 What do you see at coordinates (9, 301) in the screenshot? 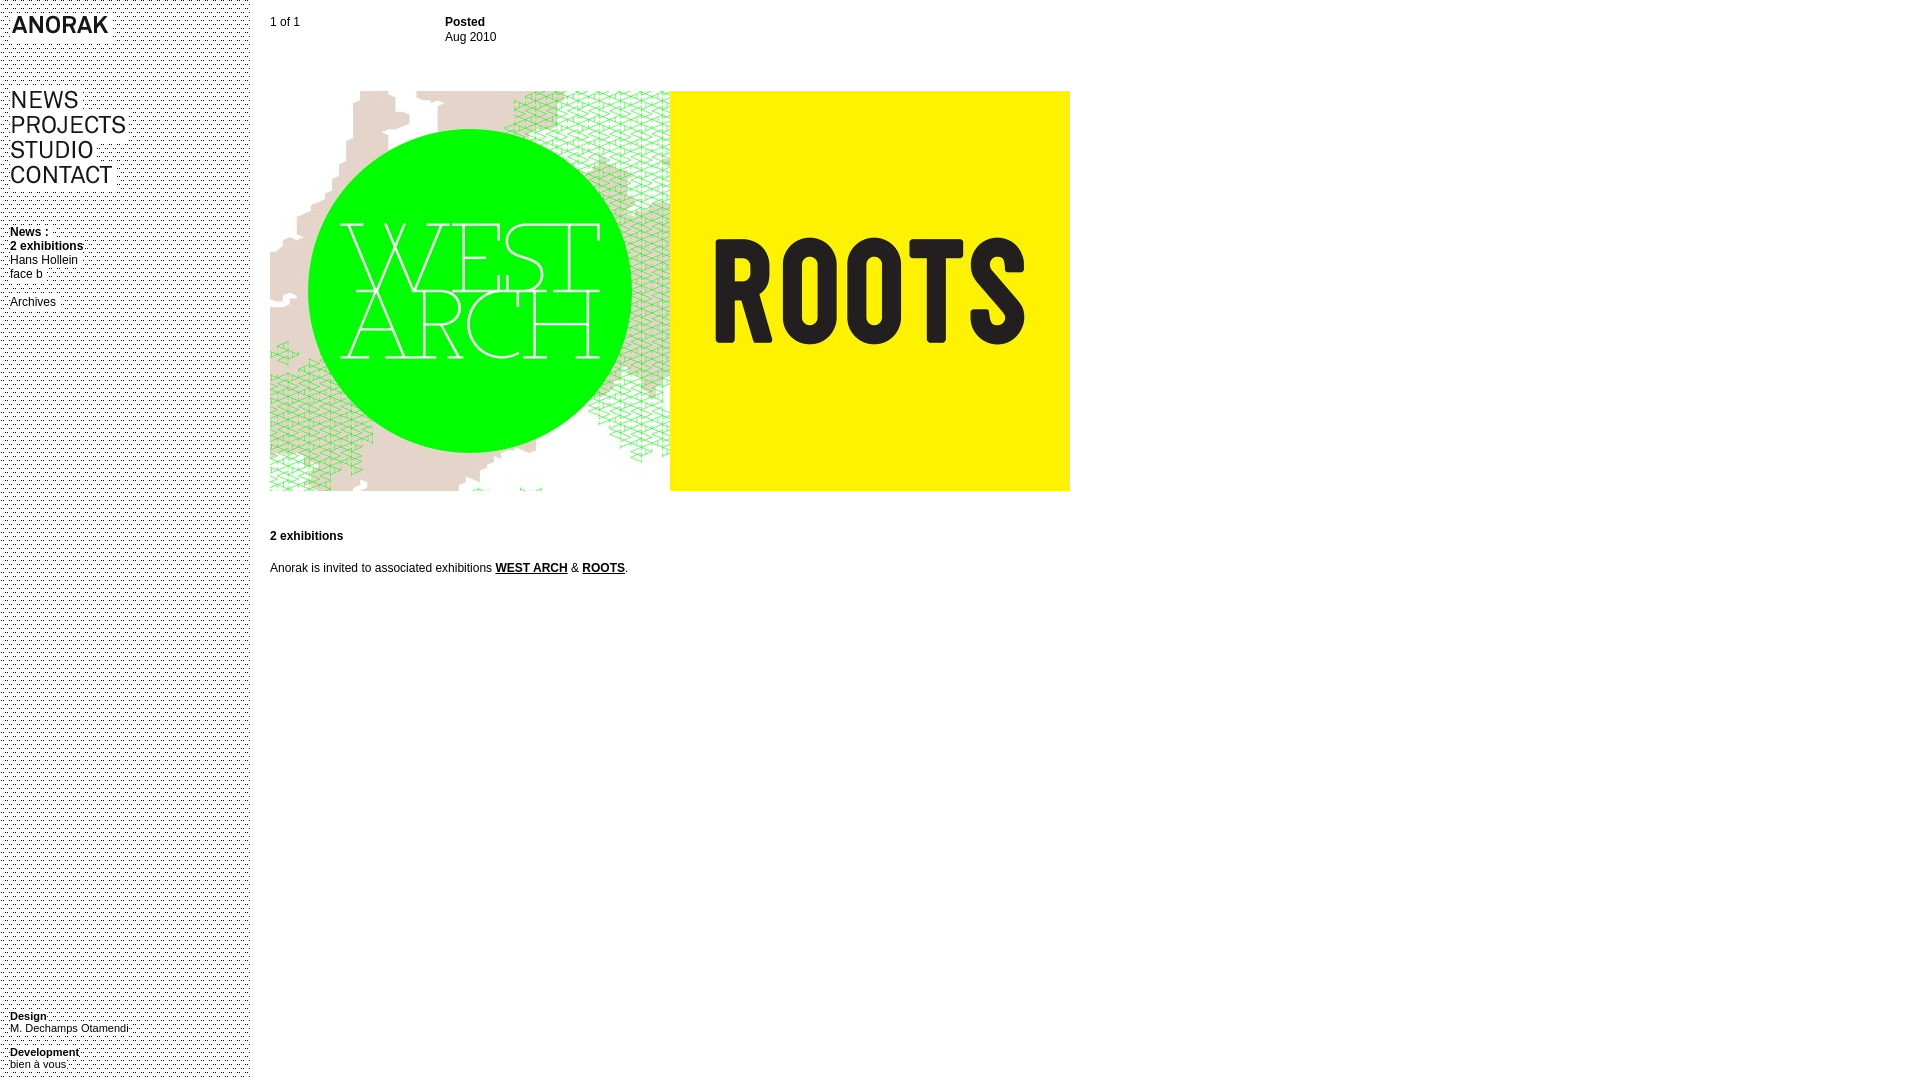
I see `'Archives'` at bounding box center [9, 301].